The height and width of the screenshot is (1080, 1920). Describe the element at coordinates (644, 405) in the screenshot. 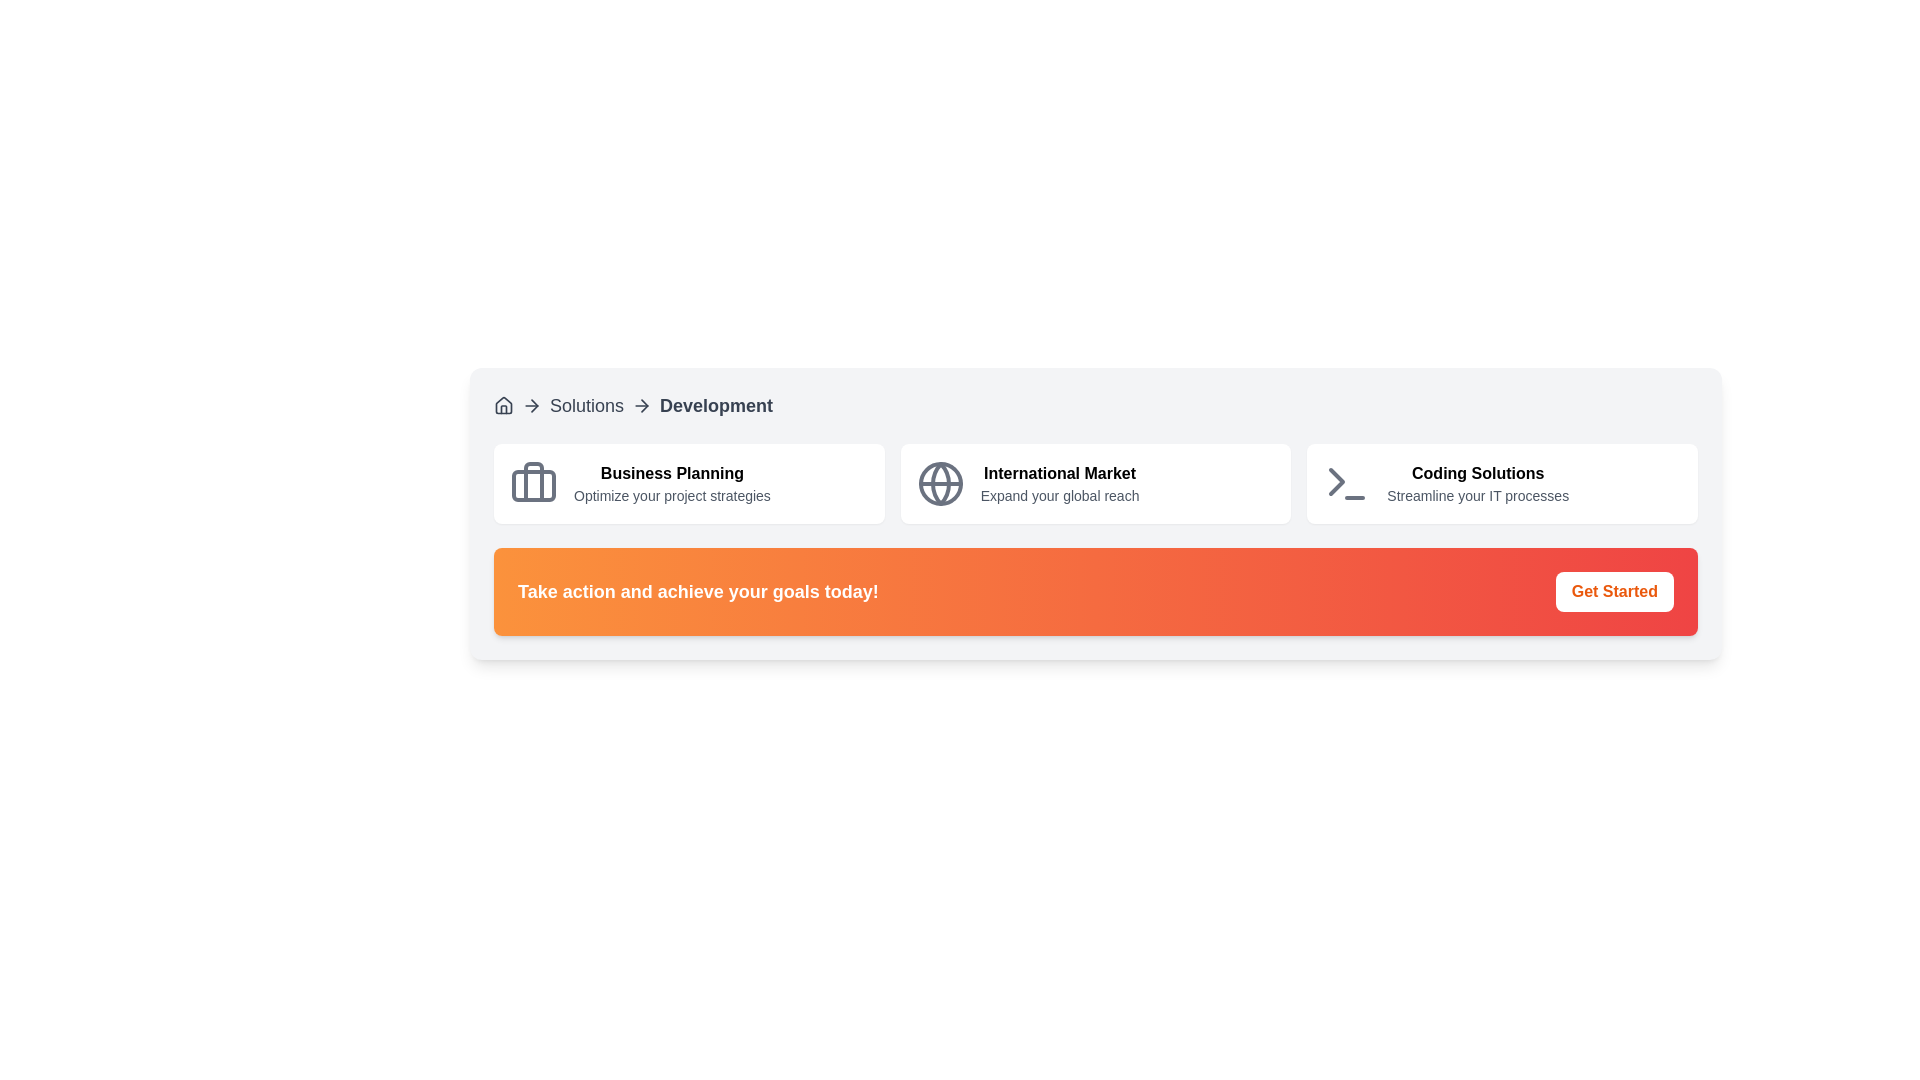

I see `breadcrumb navigation arrow icon located between the 'Solutions' and 'Development' labels at the top left of the interface` at that location.